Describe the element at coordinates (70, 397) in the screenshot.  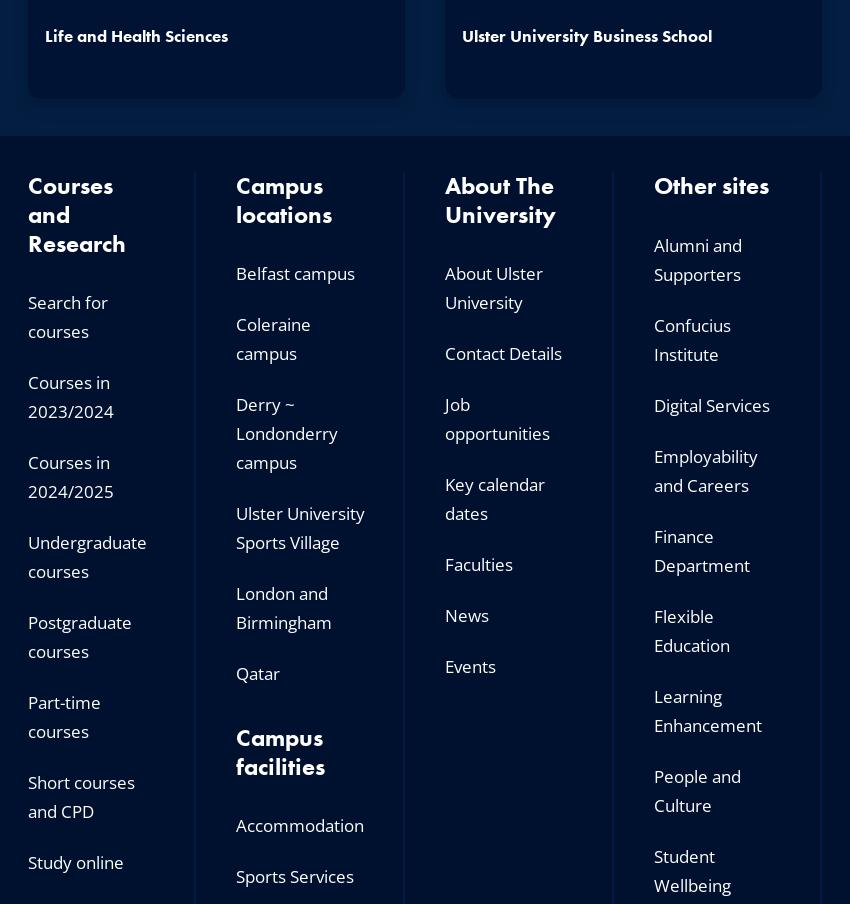
I see `'Courses in 2023/2024'` at that location.